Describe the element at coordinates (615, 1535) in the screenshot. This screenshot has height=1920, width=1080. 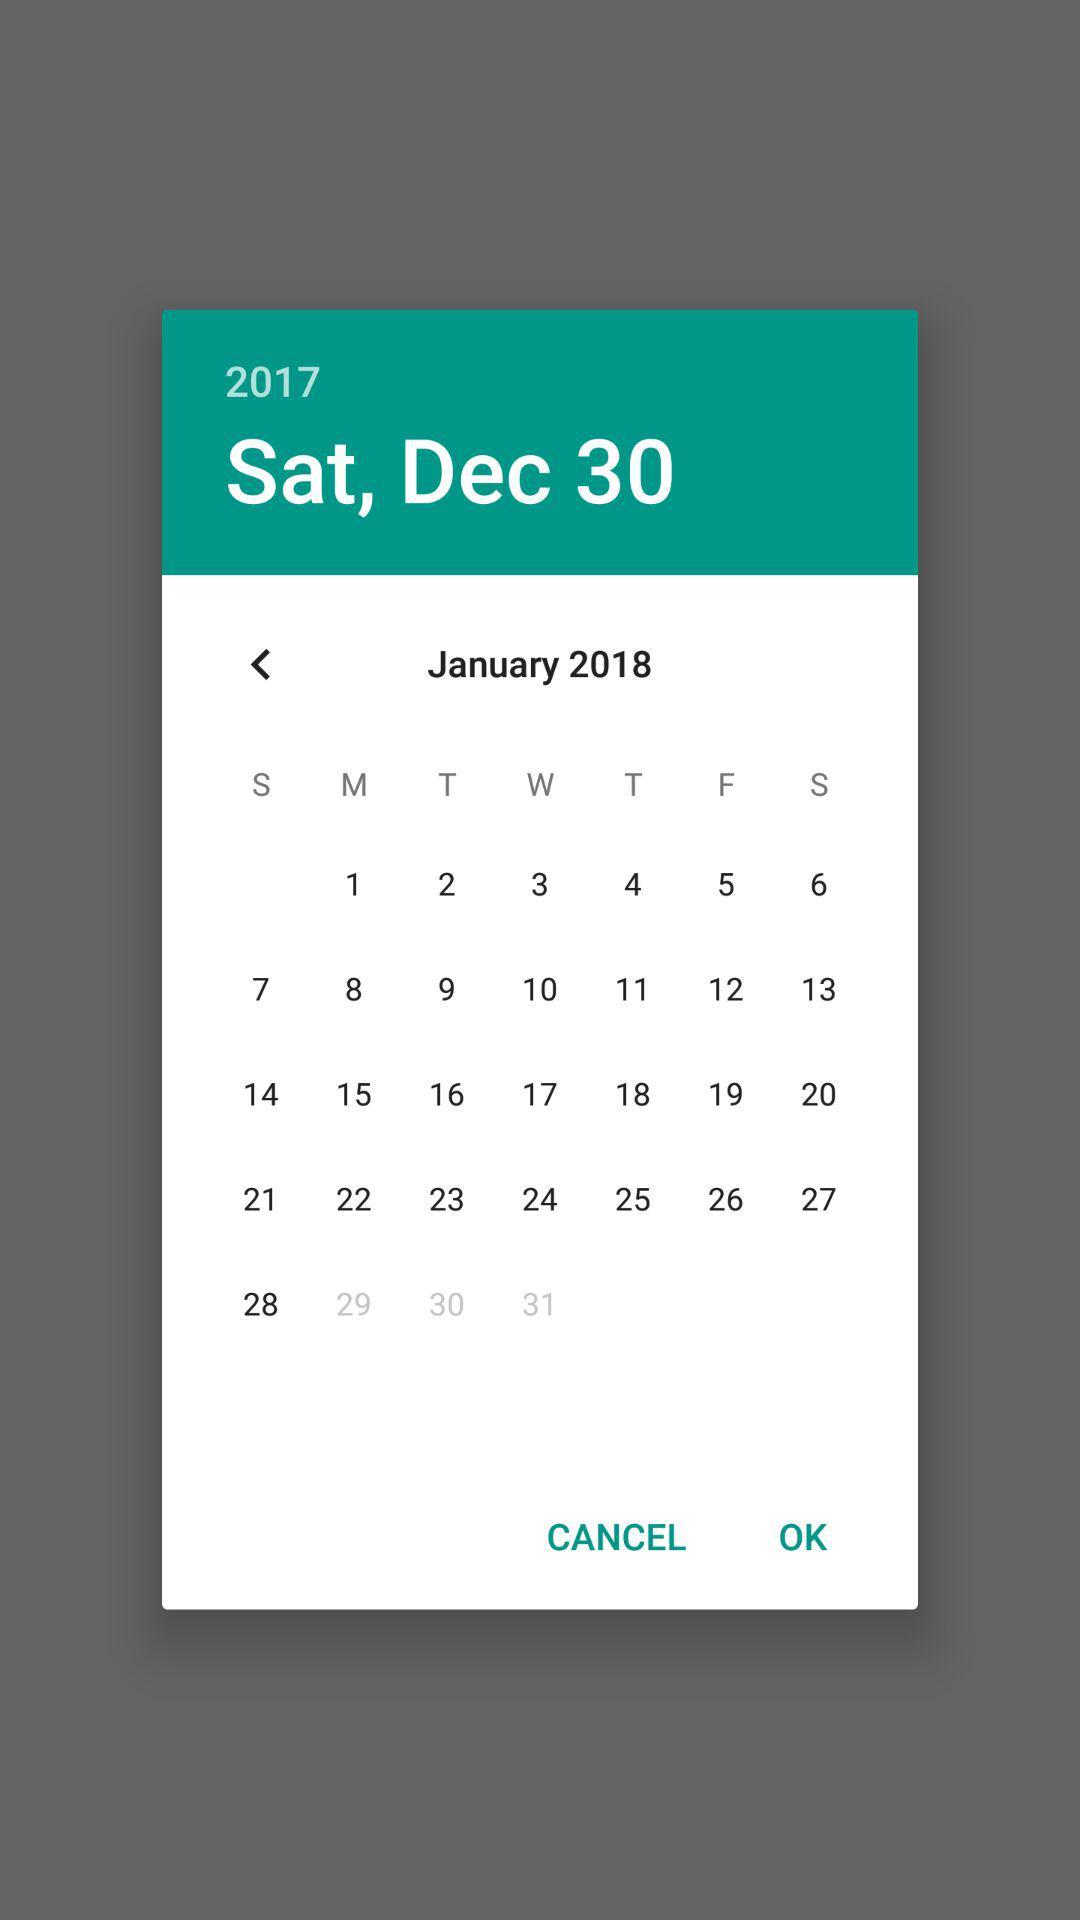
I see `icon to the left of ok icon` at that location.